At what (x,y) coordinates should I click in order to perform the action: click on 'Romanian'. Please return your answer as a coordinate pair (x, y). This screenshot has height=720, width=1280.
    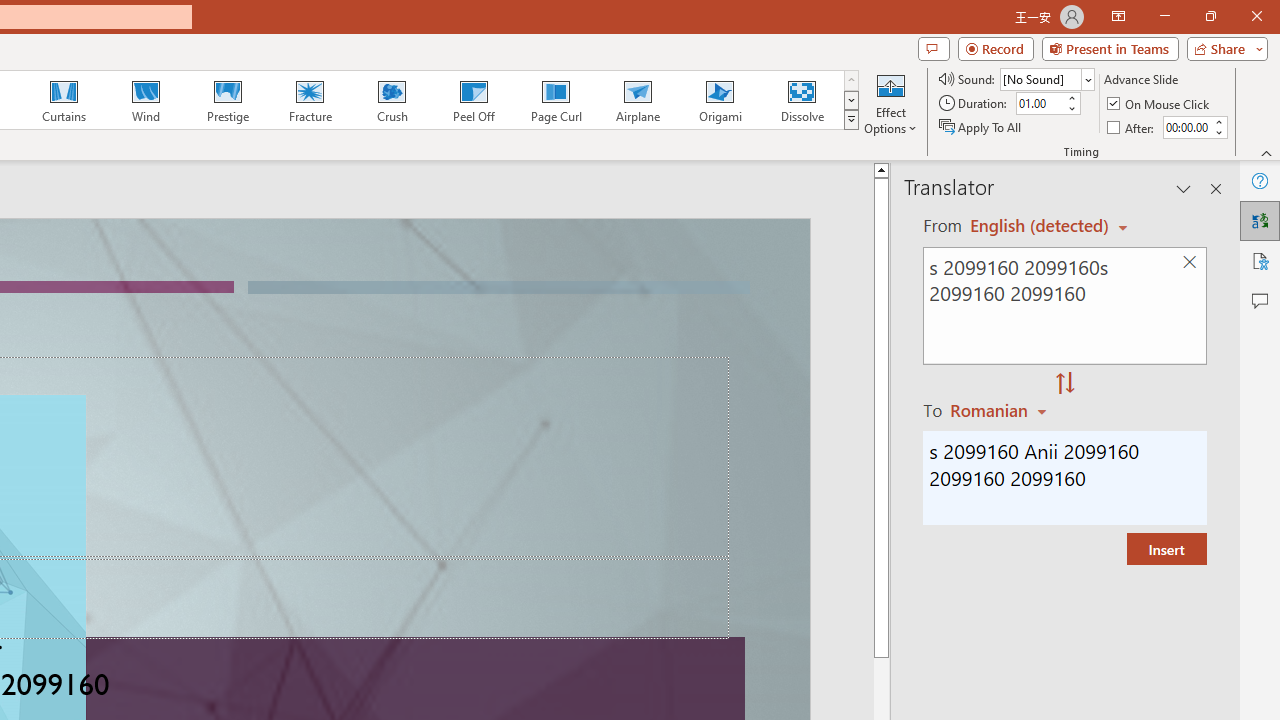
    Looking at the image, I should click on (1001, 409).